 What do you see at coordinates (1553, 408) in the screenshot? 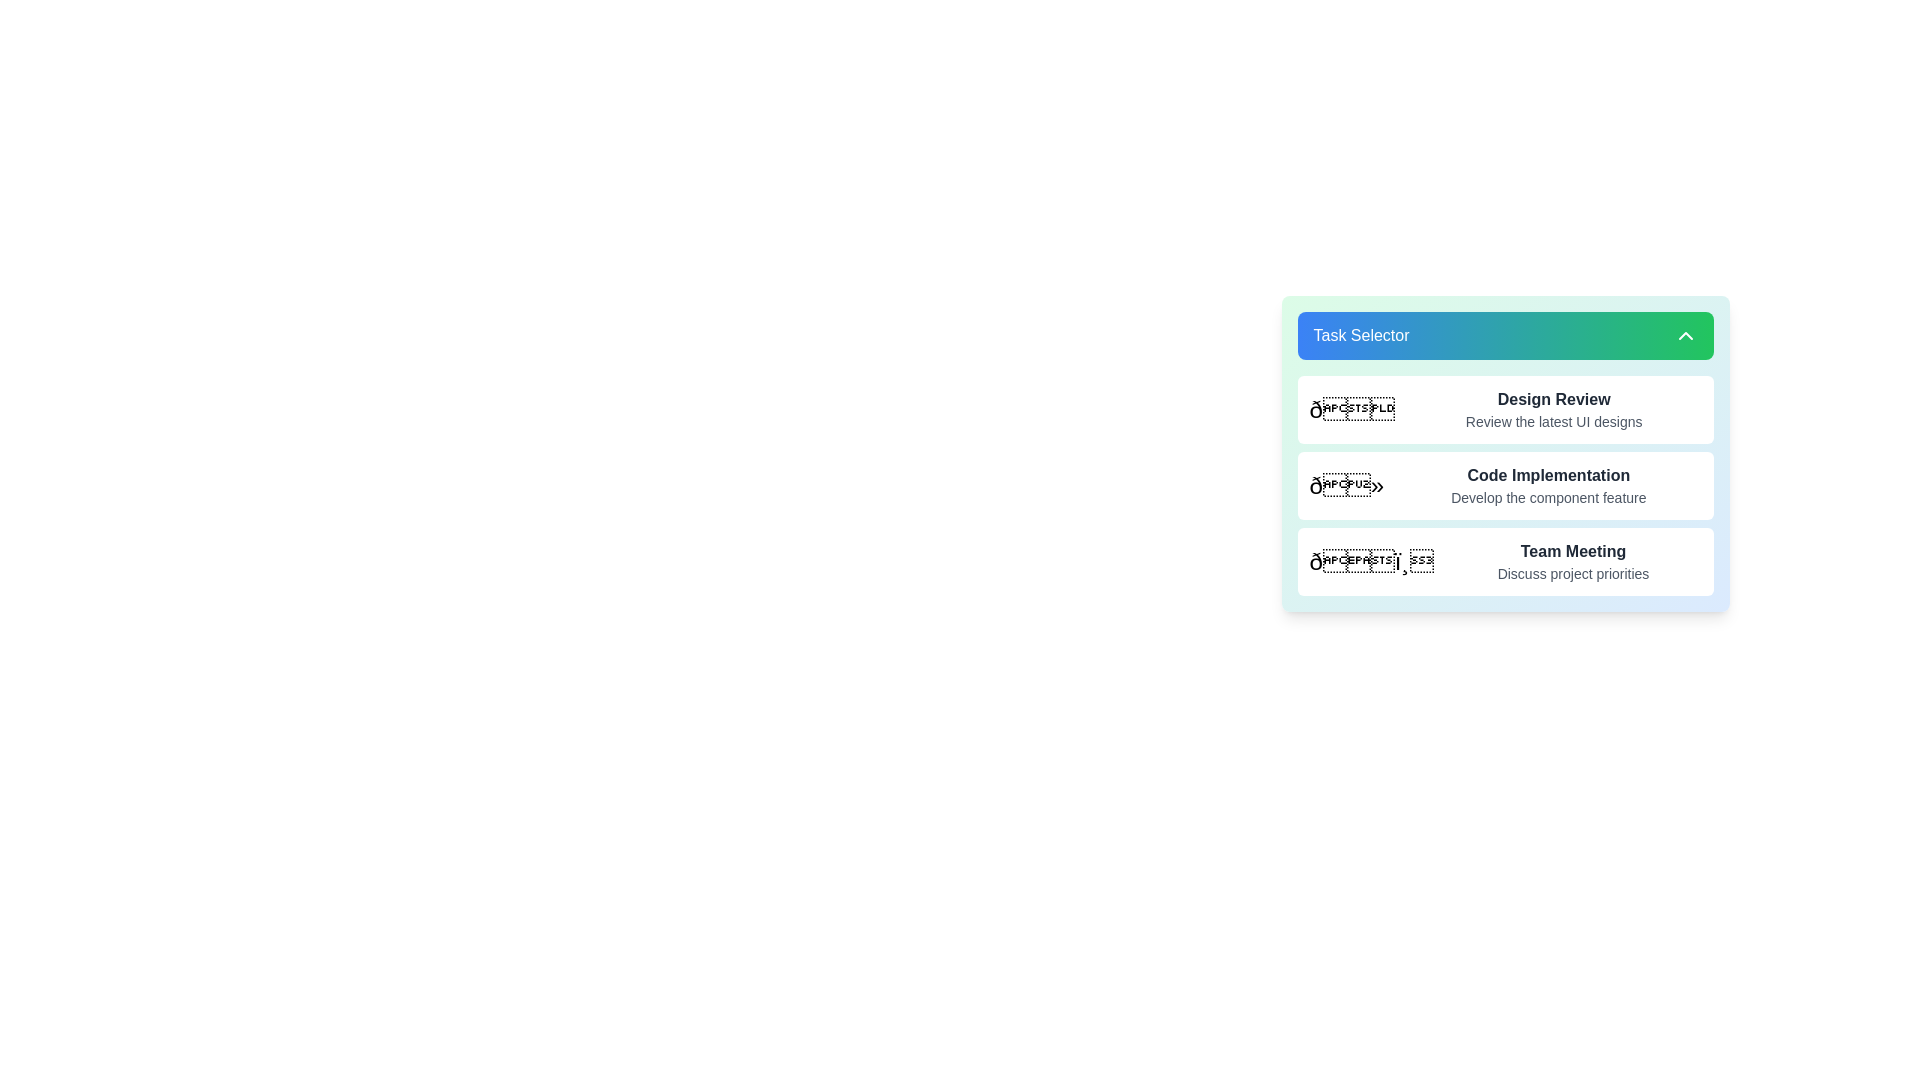
I see `the 'Design Review' text block, which features a bold title and a description` at bounding box center [1553, 408].